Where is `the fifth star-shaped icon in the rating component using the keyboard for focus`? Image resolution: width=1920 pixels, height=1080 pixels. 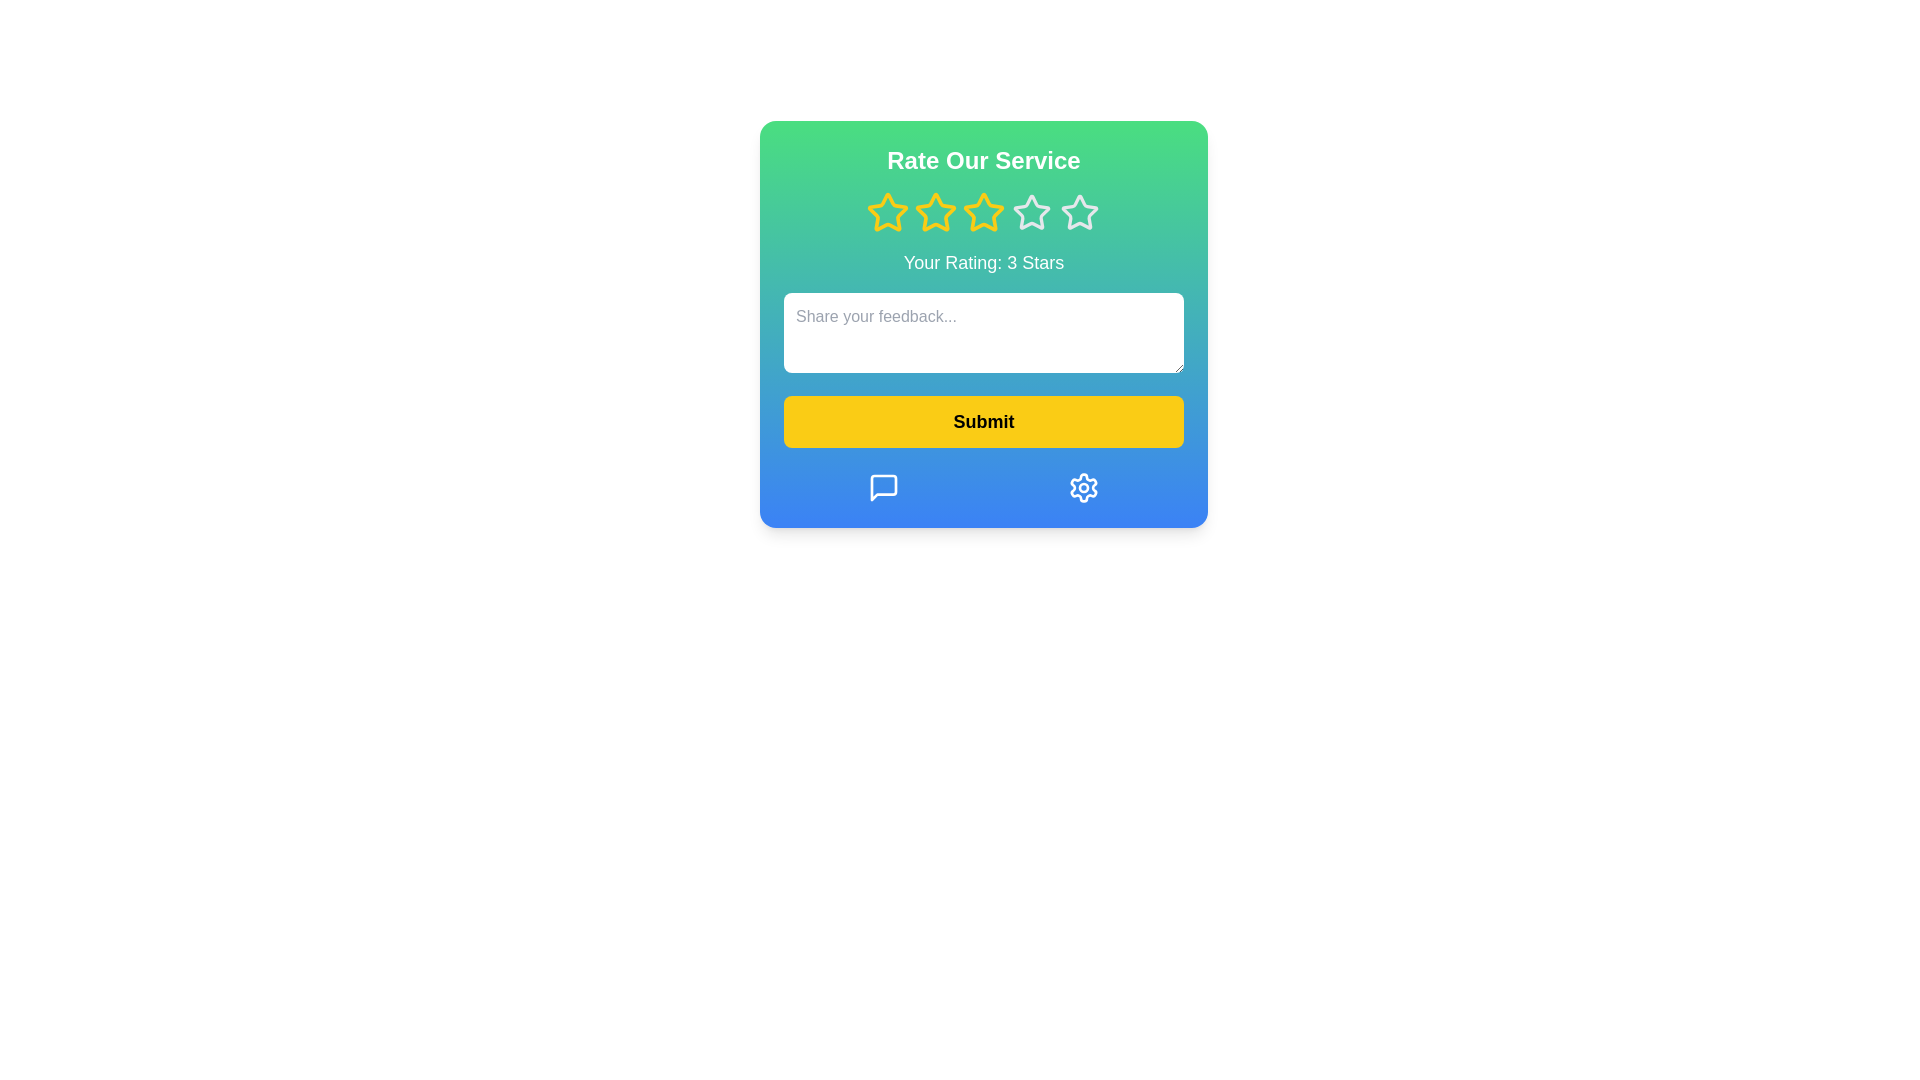
the fifth star-shaped icon in the rating component using the keyboard for focus is located at coordinates (1079, 212).